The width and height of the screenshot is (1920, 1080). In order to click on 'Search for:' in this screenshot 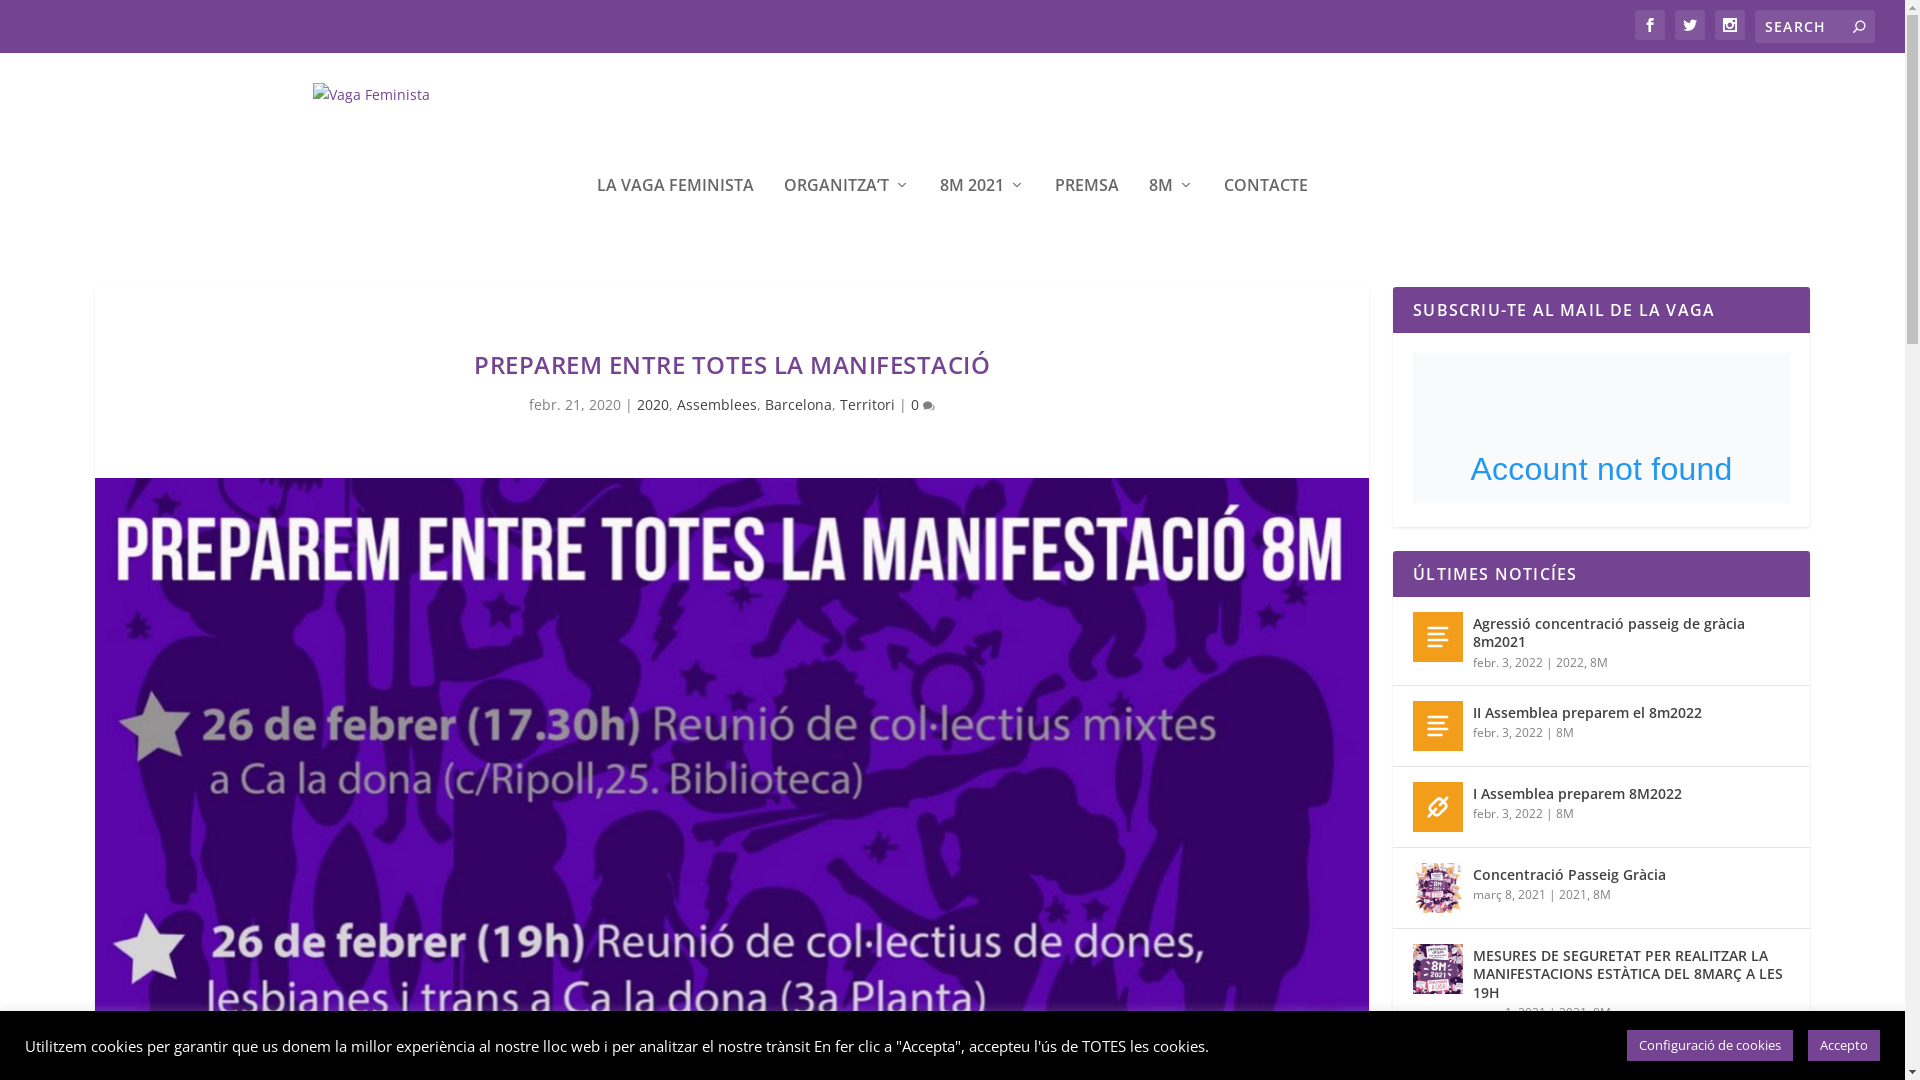, I will do `click(1814, 26)`.